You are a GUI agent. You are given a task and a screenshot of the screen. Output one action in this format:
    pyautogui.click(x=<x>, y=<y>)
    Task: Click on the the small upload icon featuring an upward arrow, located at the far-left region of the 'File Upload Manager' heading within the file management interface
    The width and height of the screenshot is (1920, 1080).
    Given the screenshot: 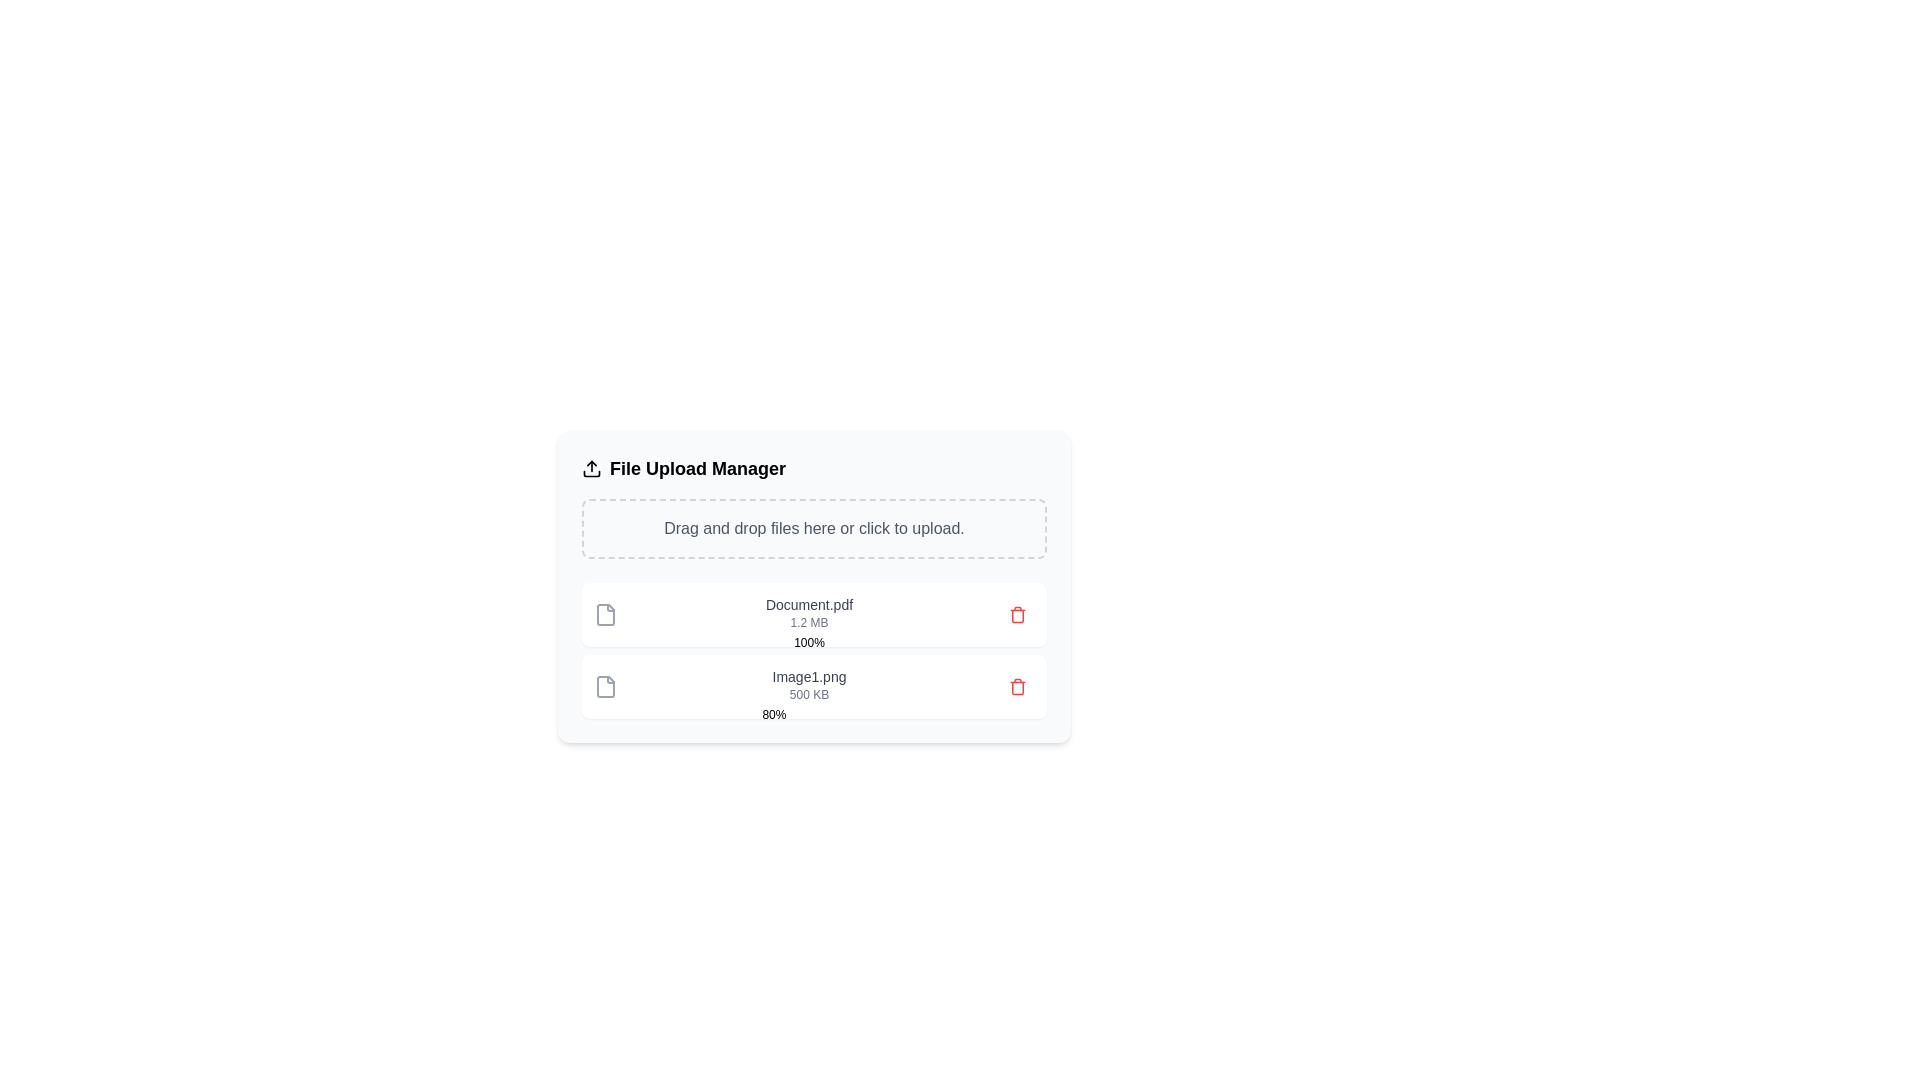 What is the action you would take?
    pyautogui.click(x=590, y=469)
    